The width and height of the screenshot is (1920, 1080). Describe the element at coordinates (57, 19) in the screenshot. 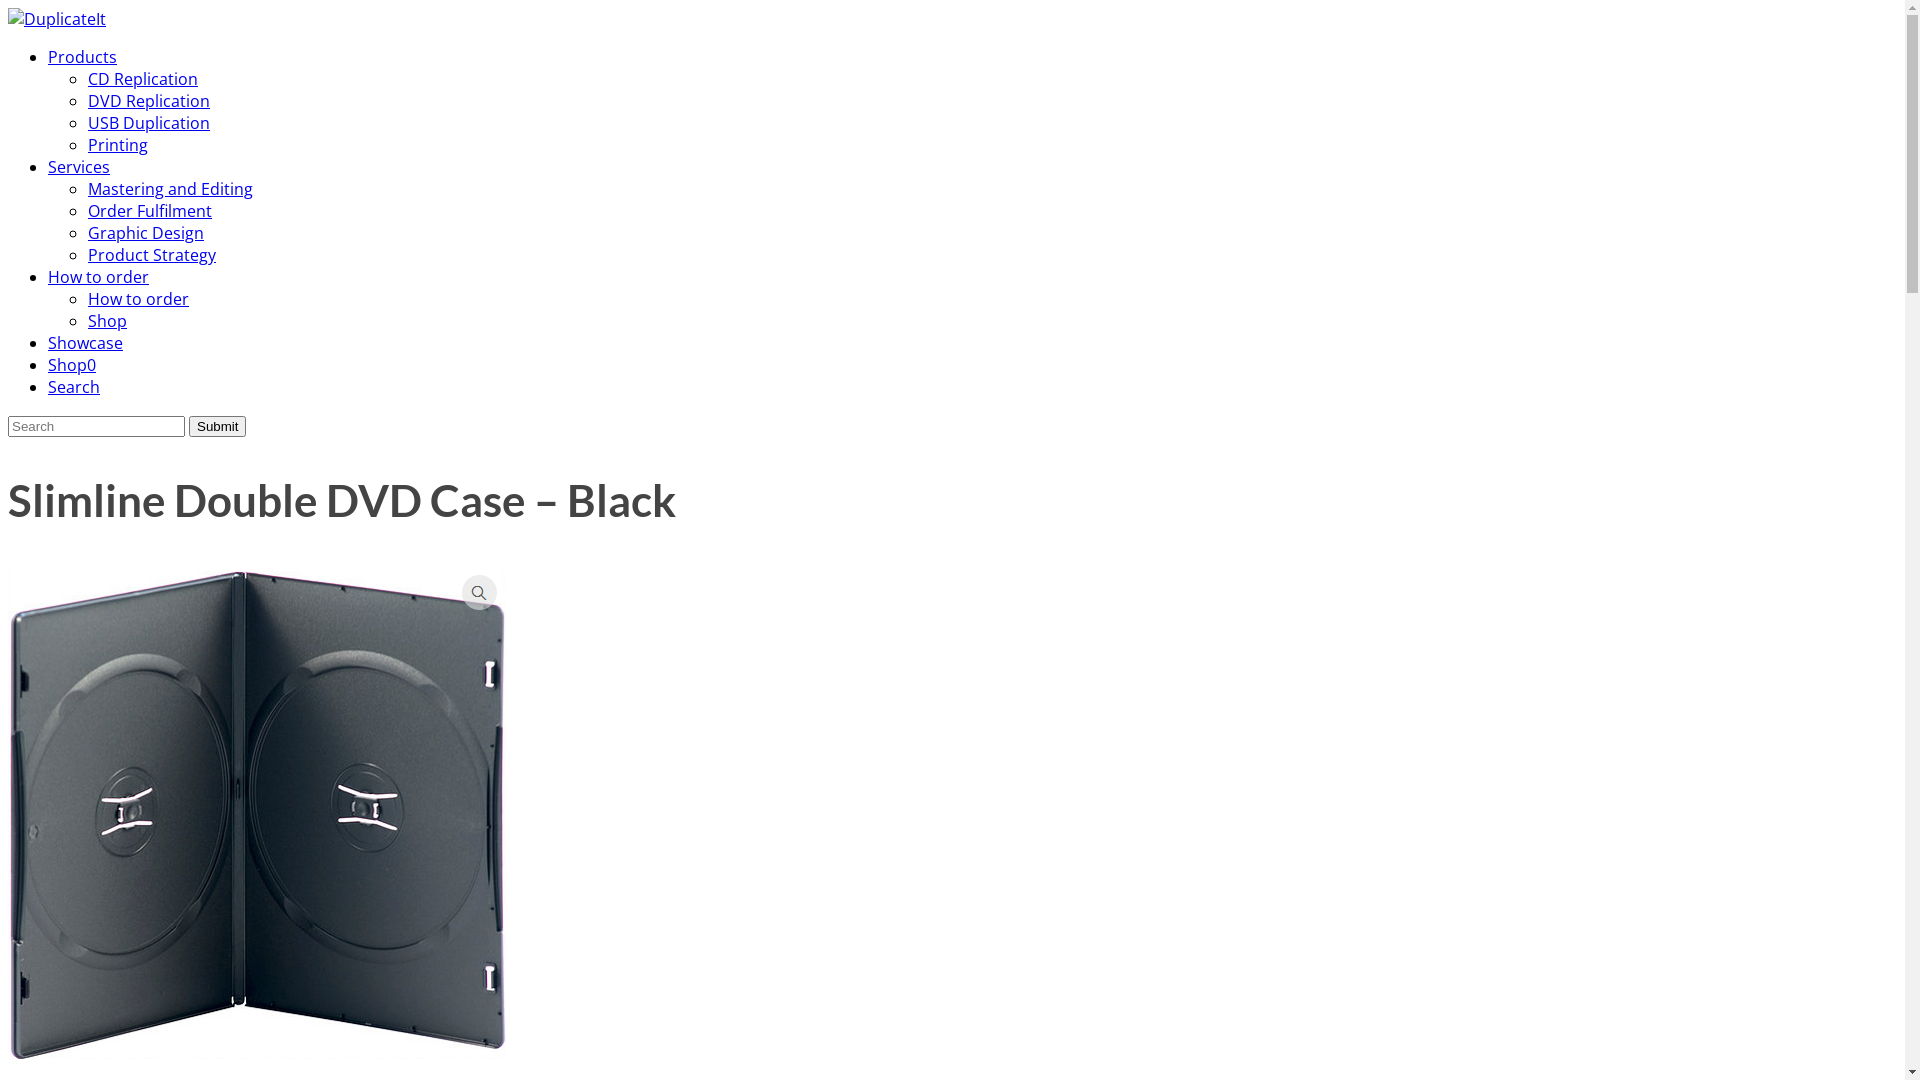

I see `'DuplicateIt'` at that location.